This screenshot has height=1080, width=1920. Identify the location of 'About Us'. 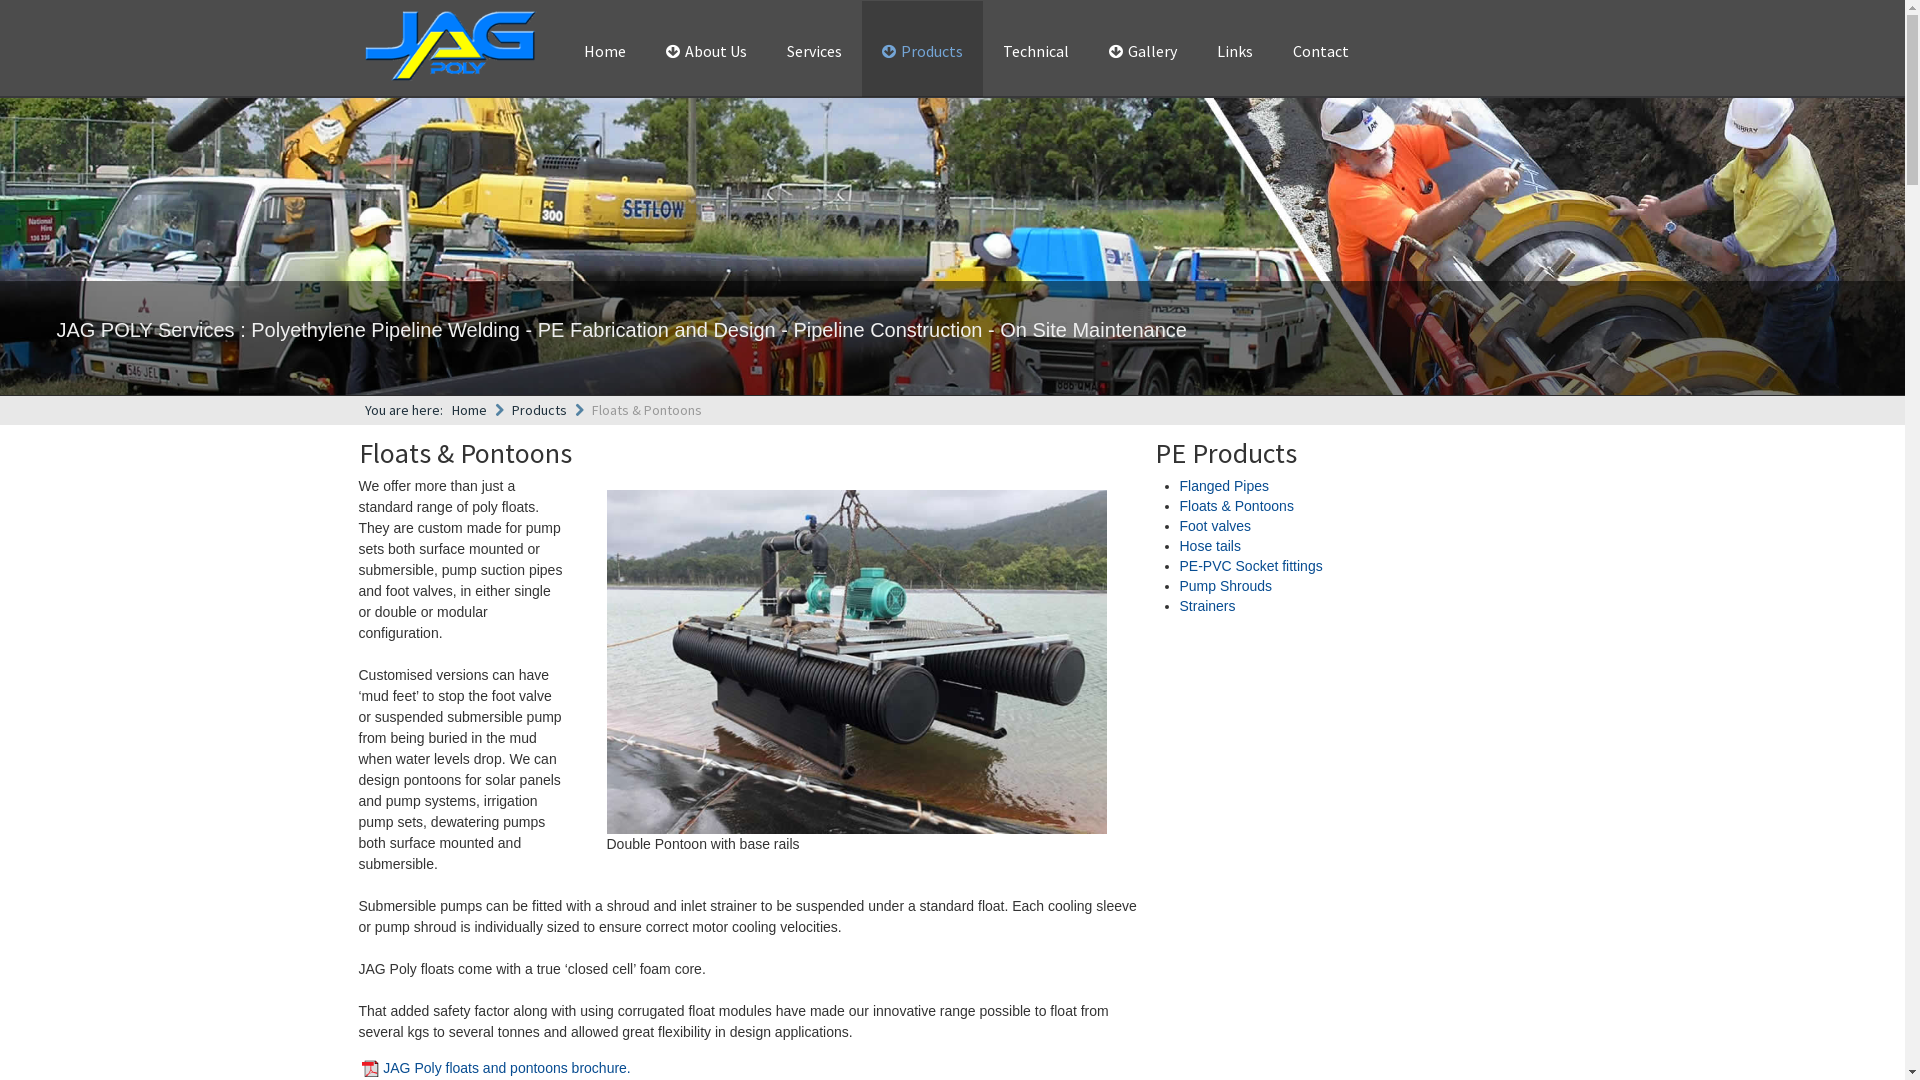
(706, 50).